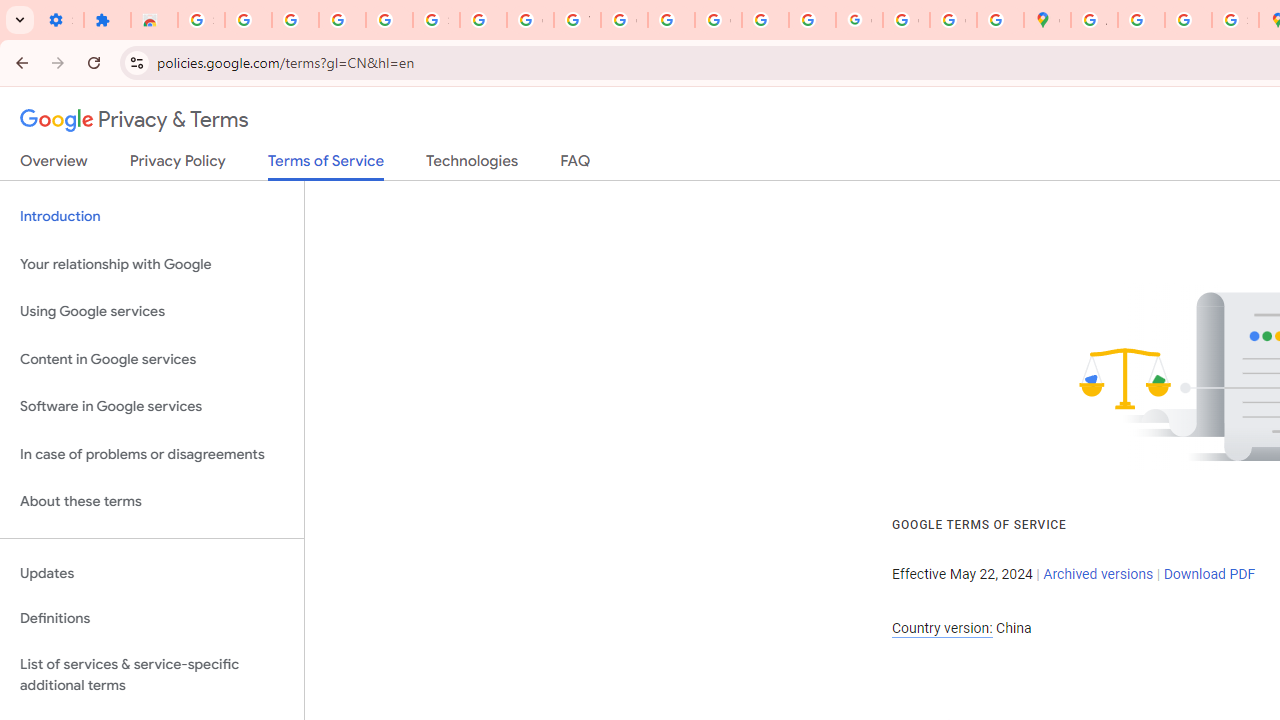 This screenshot has height=720, width=1280. Describe the element at coordinates (151, 263) in the screenshot. I see `'Your relationship with Google'` at that location.